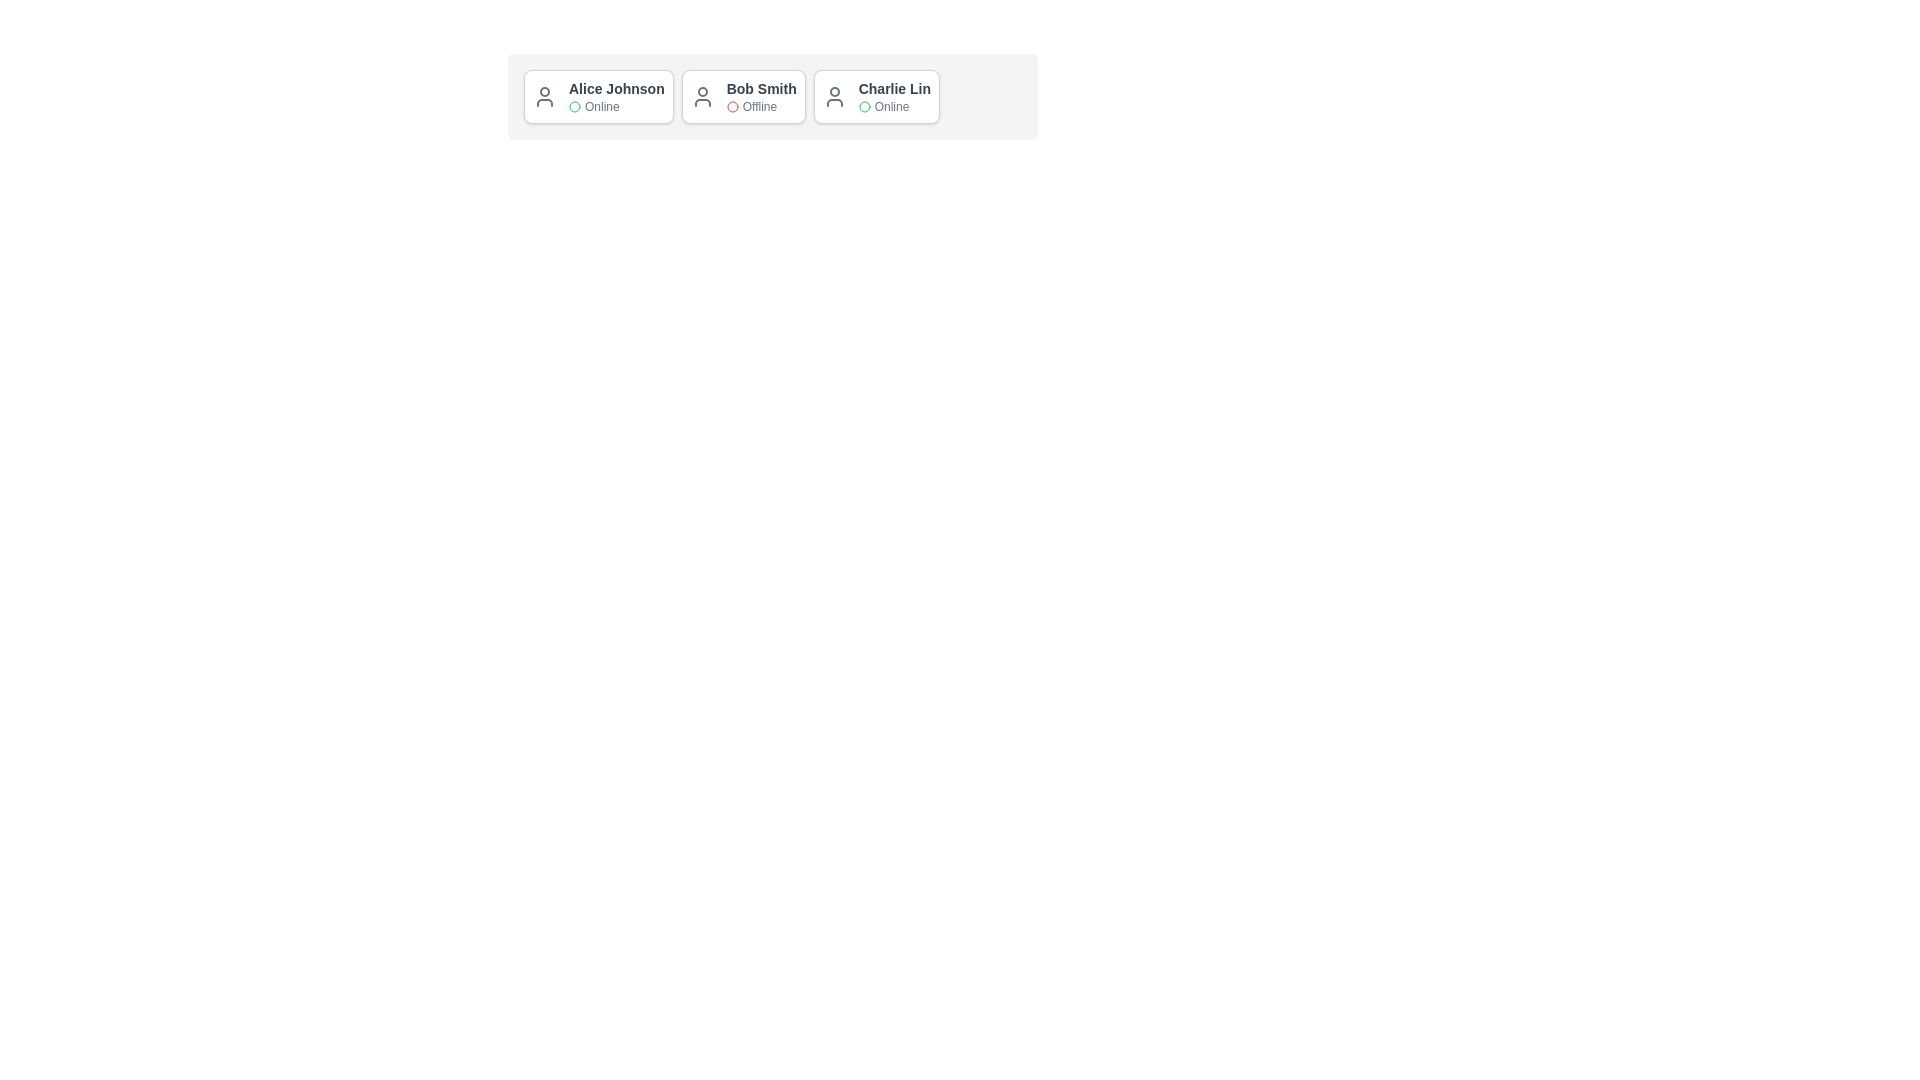 The image size is (1920, 1080). I want to click on the card of Alice Johnson to select it, so click(597, 96).